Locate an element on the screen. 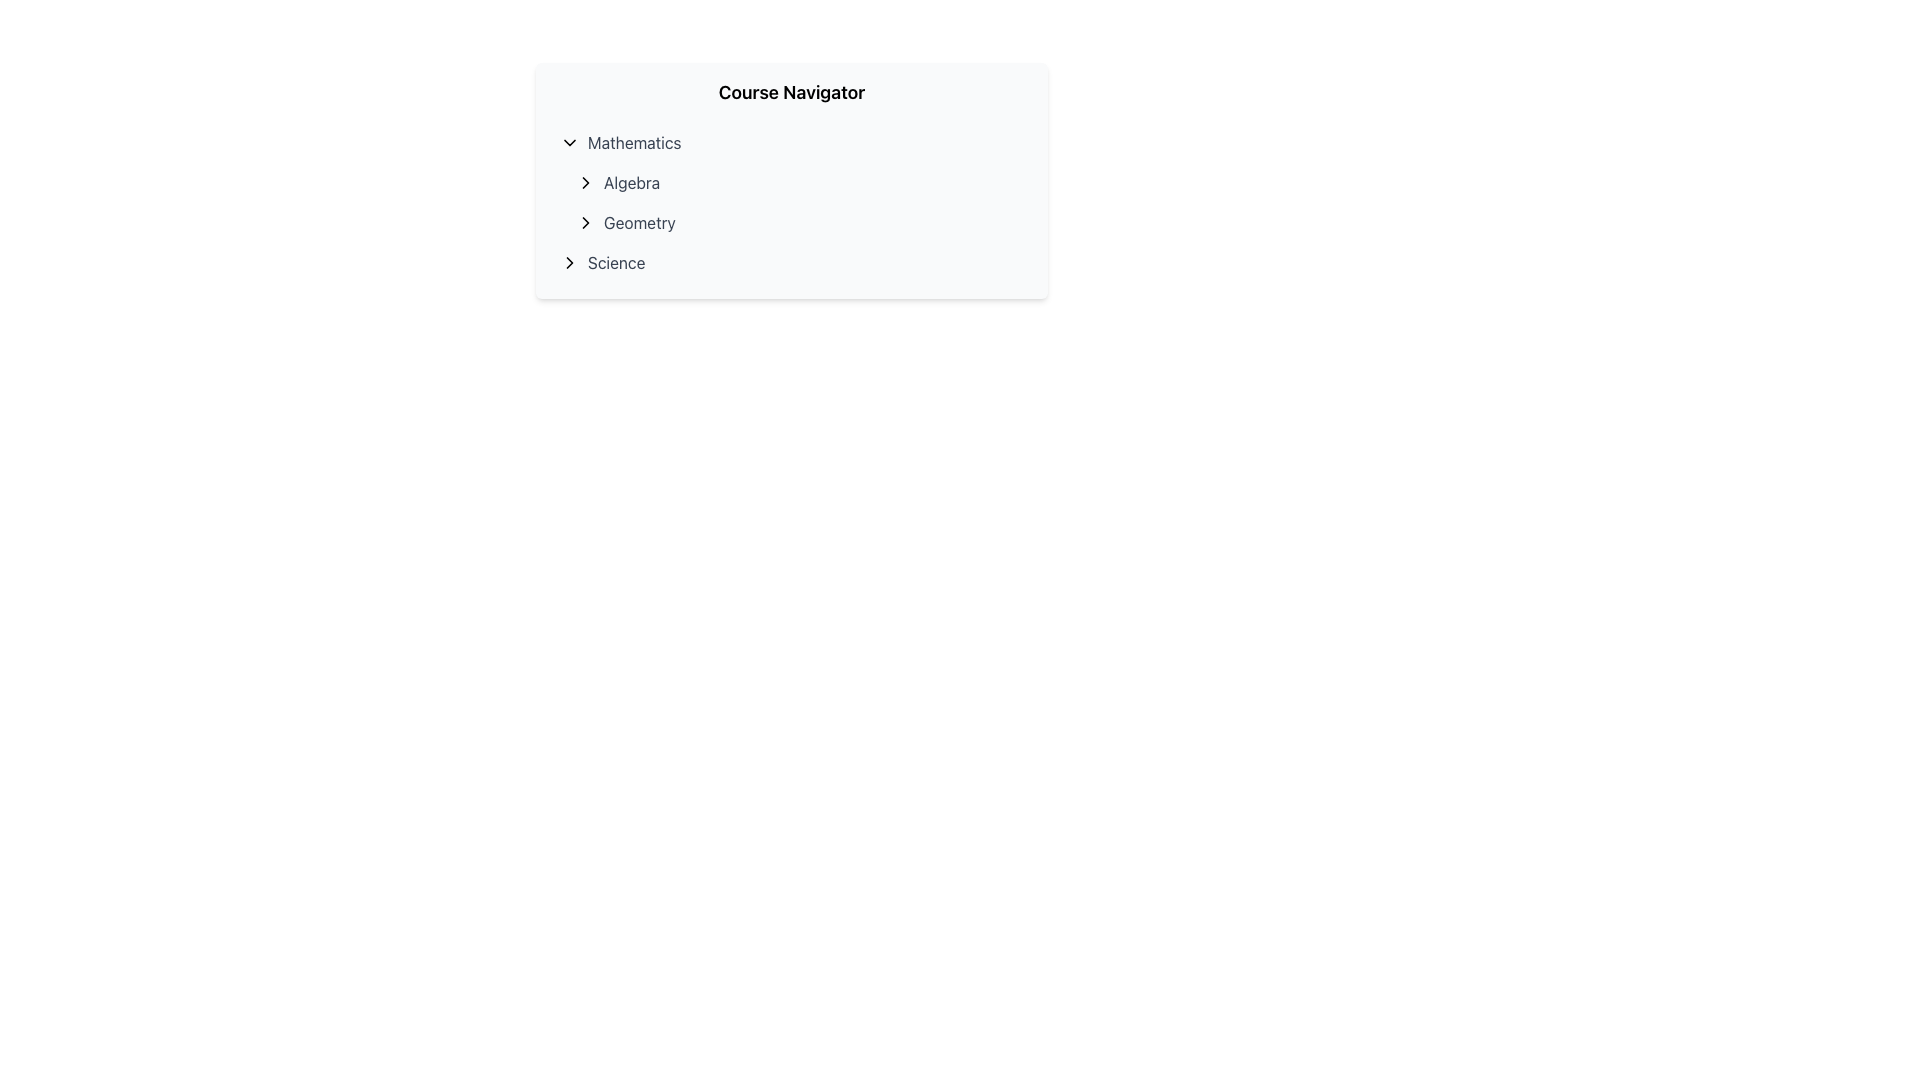 The width and height of the screenshot is (1920, 1080). the chevron-down icon next to the 'Mathematics' item in the Course Navigator is located at coordinates (569, 141).